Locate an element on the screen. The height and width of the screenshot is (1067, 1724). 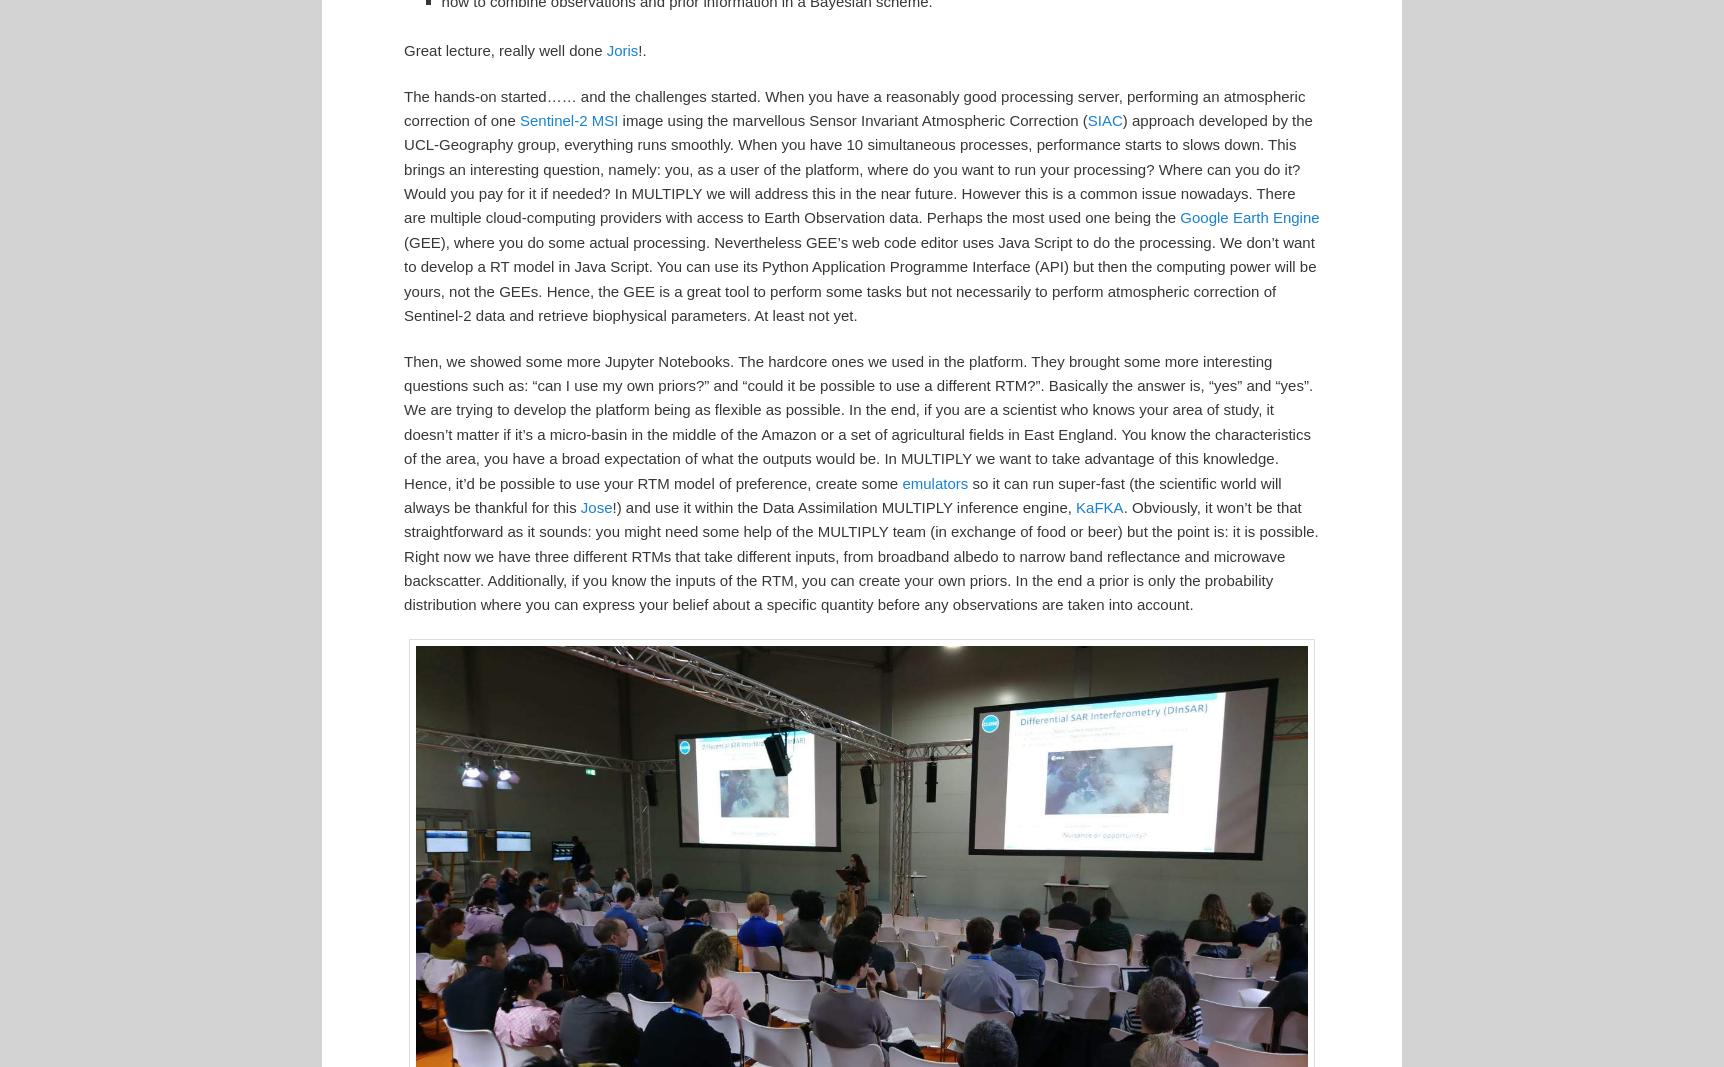
'SIAC' is located at coordinates (1103, 118).